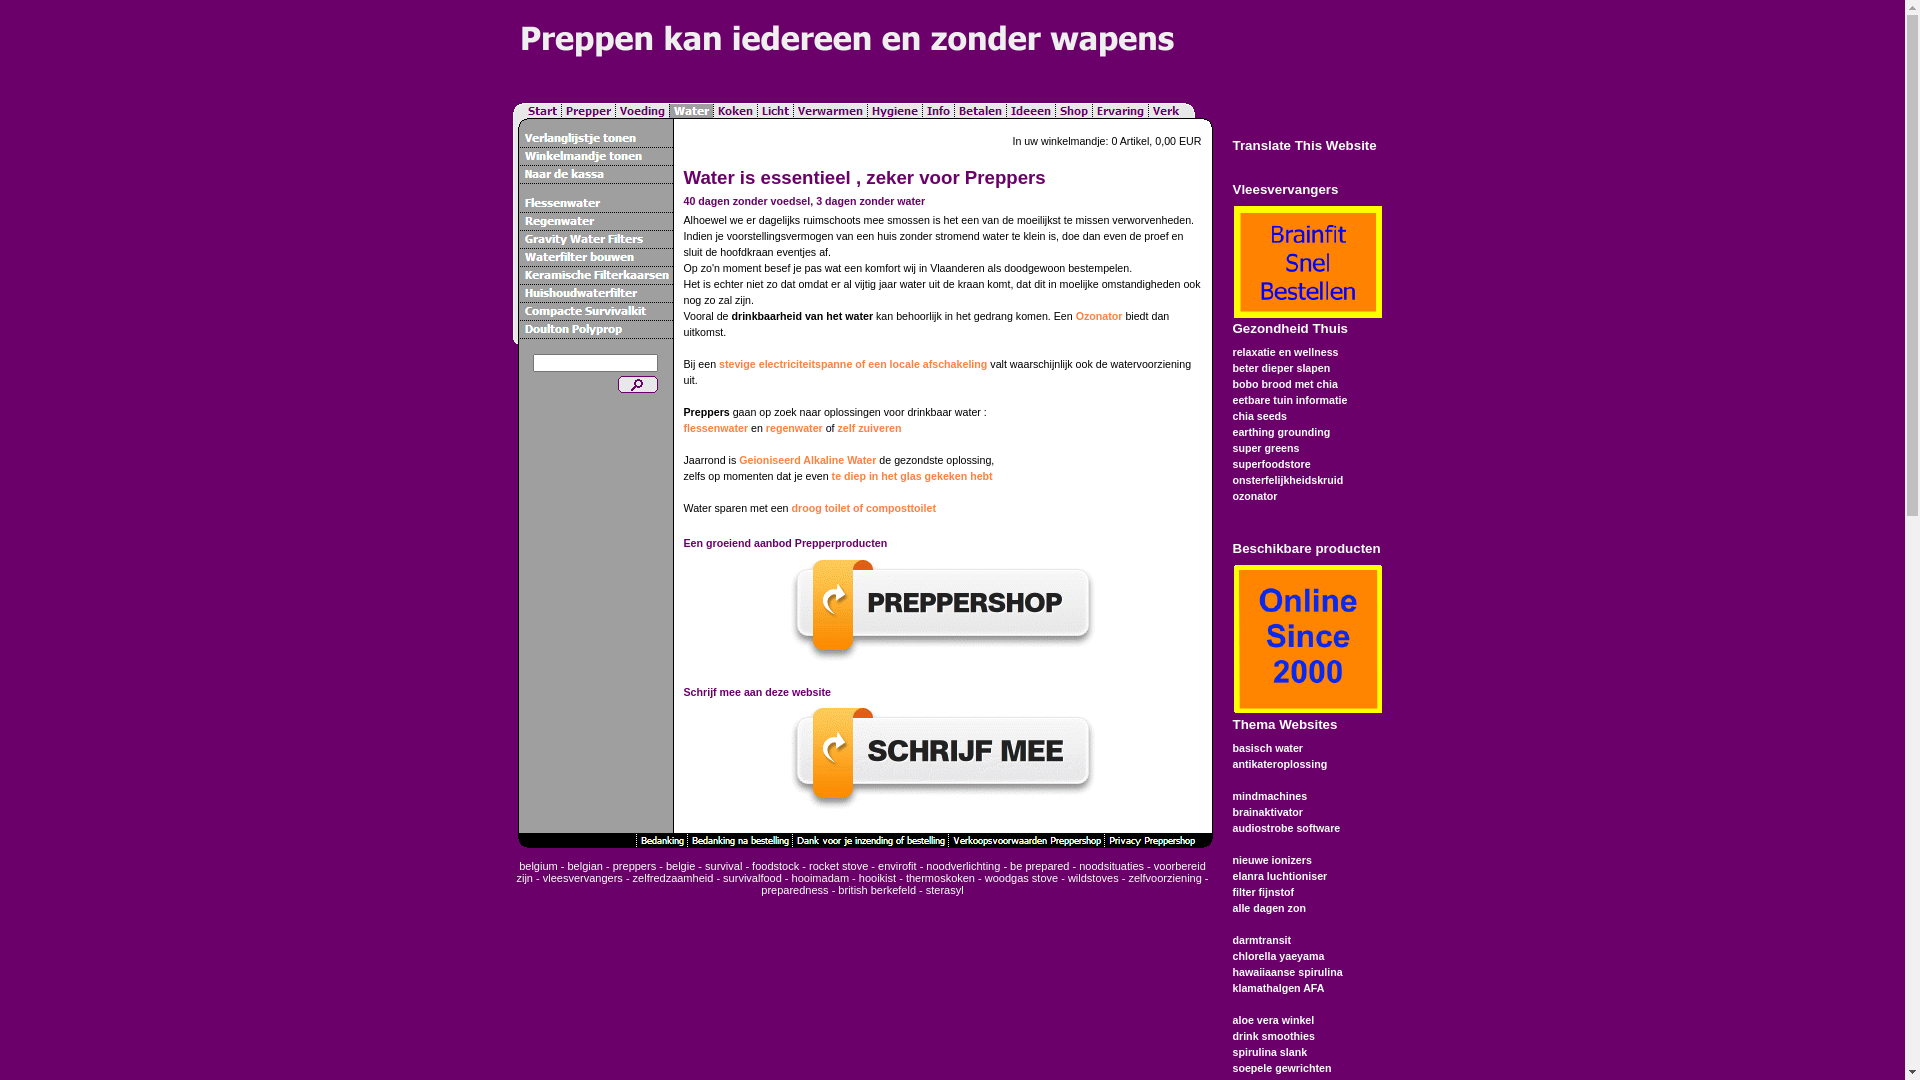 The image size is (1920, 1080). I want to click on 'stevige electriciteitspanne of een locale afschakeling', so click(853, 363).